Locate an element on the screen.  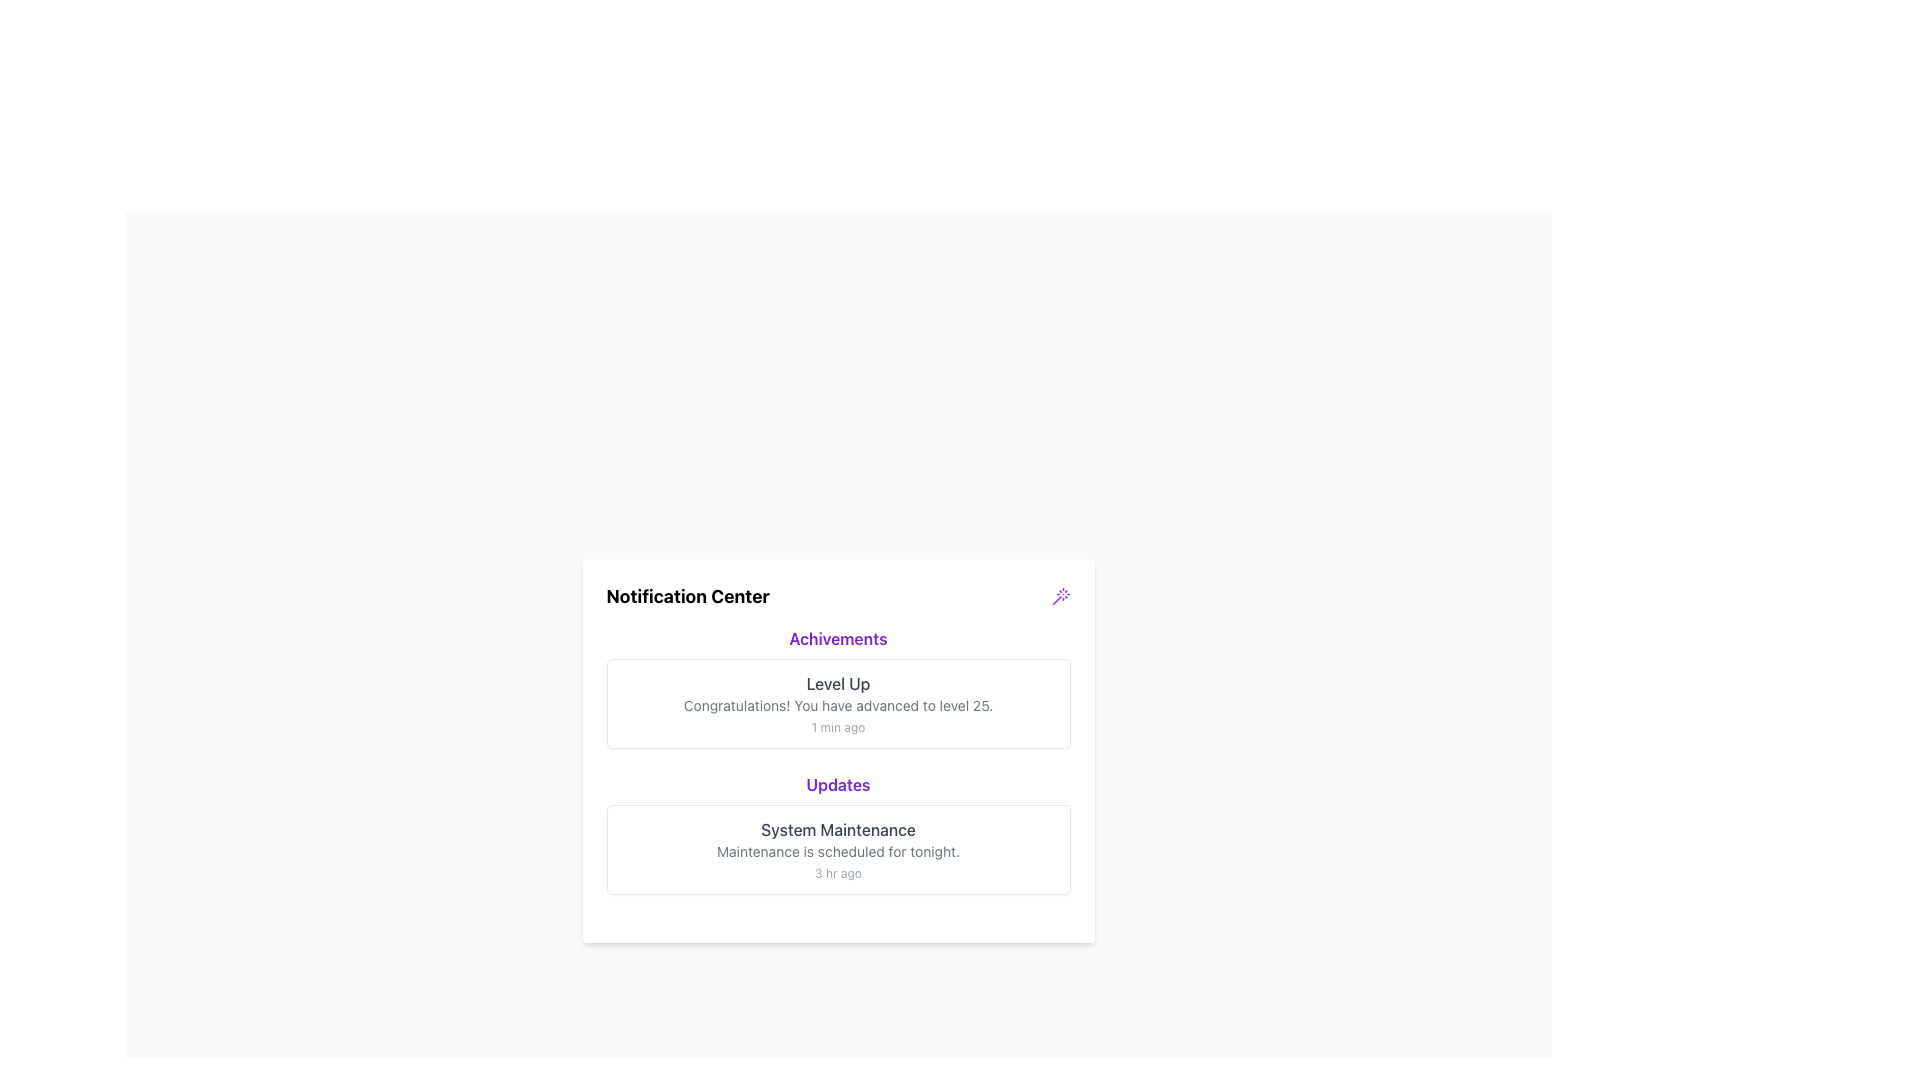
the Text label that indicates the time elapsed since the associated notification event occurred, located within the lower segment of the 'System Maintenance' notification card is located at coordinates (838, 873).